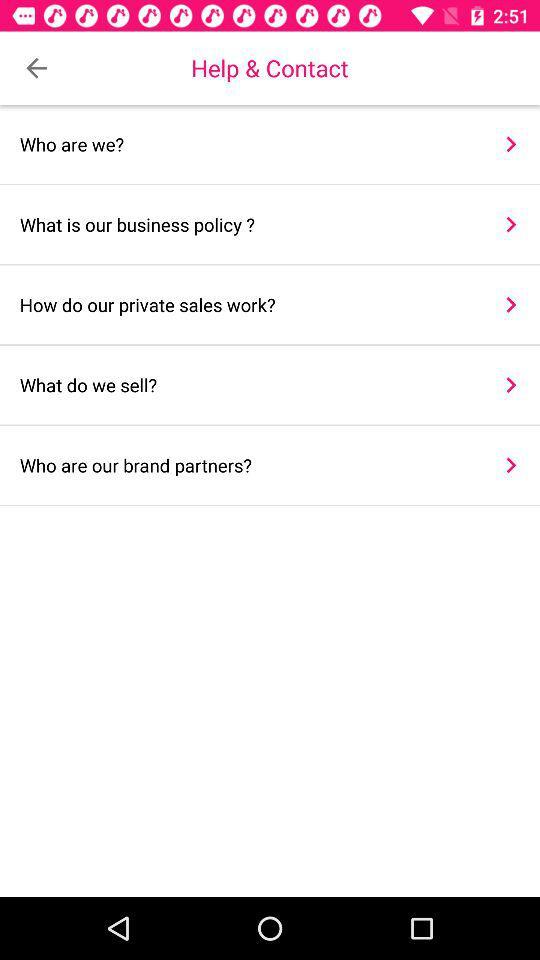 This screenshot has height=960, width=540. Describe the element at coordinates (247, 384) in the screenshot. I see `the icon above the who are our item` at that location.